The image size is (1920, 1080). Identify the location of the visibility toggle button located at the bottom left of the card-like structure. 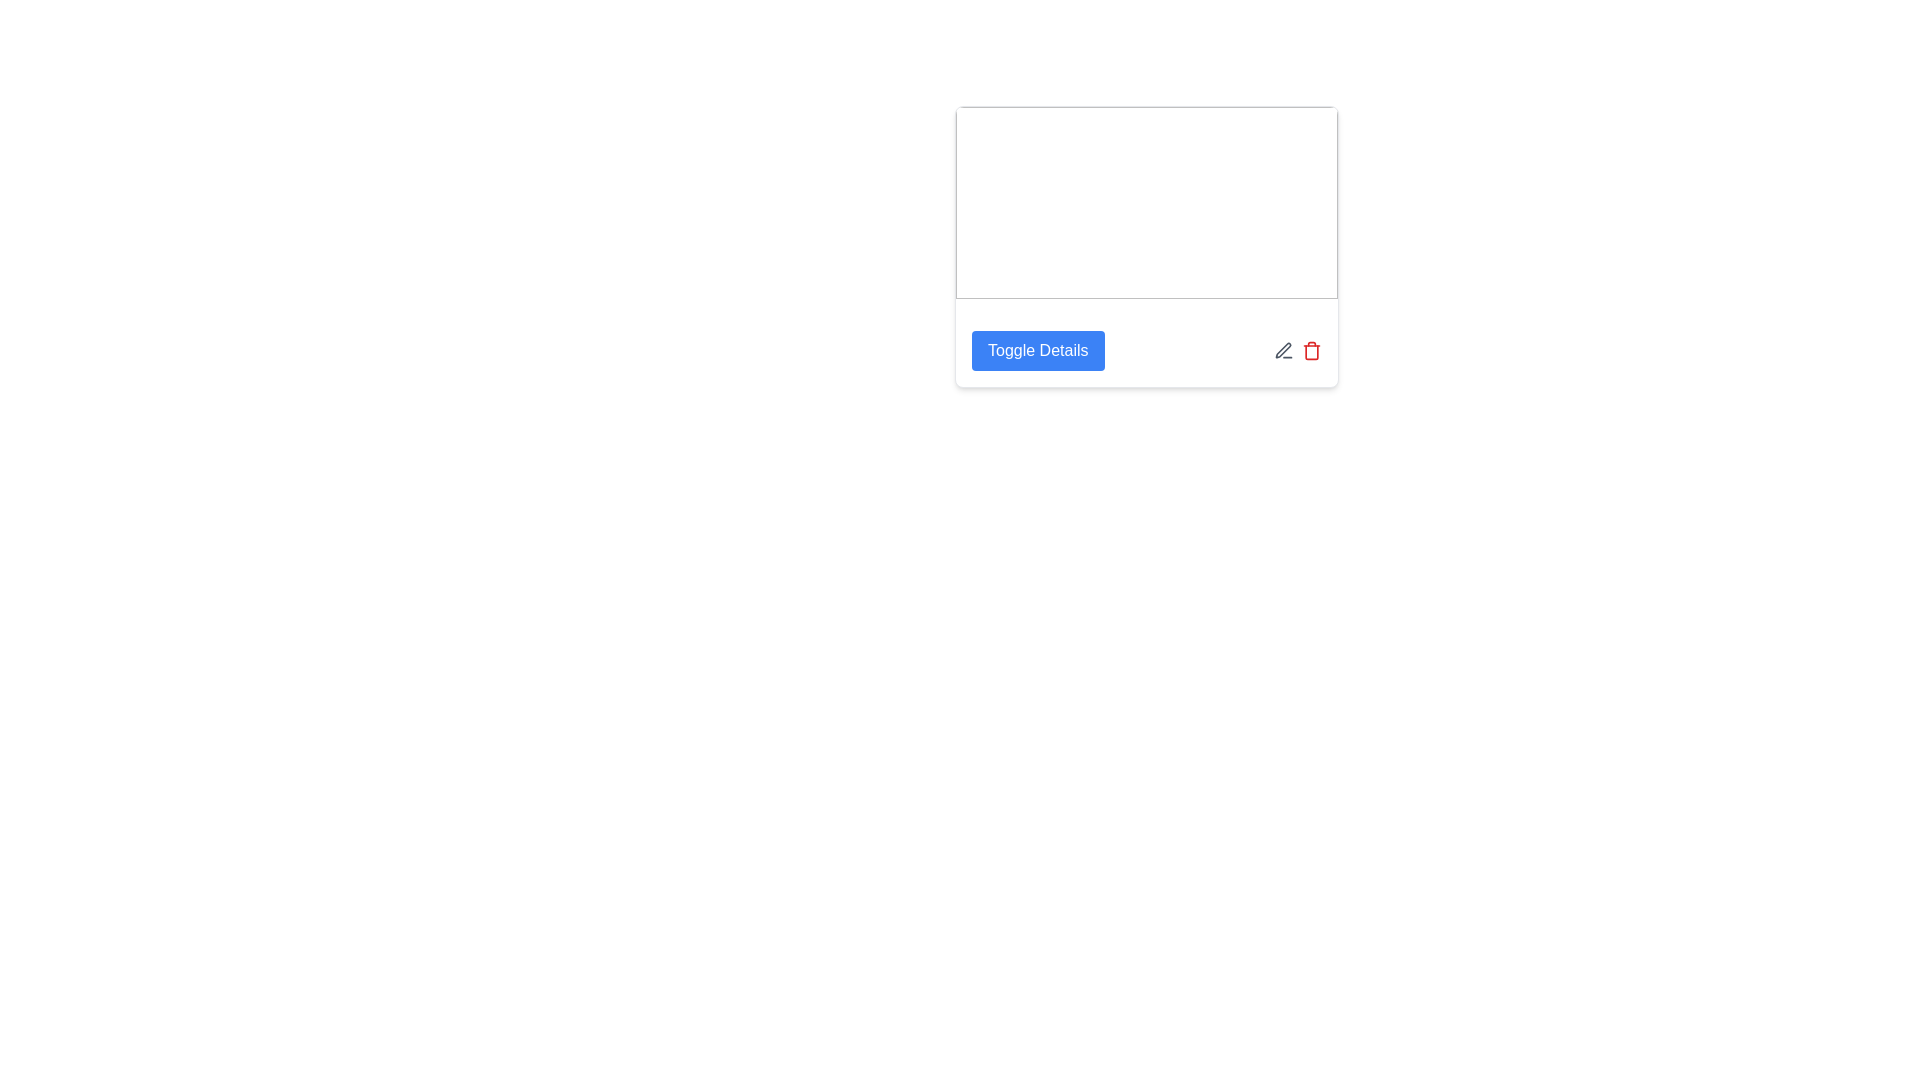
(1038, 350).